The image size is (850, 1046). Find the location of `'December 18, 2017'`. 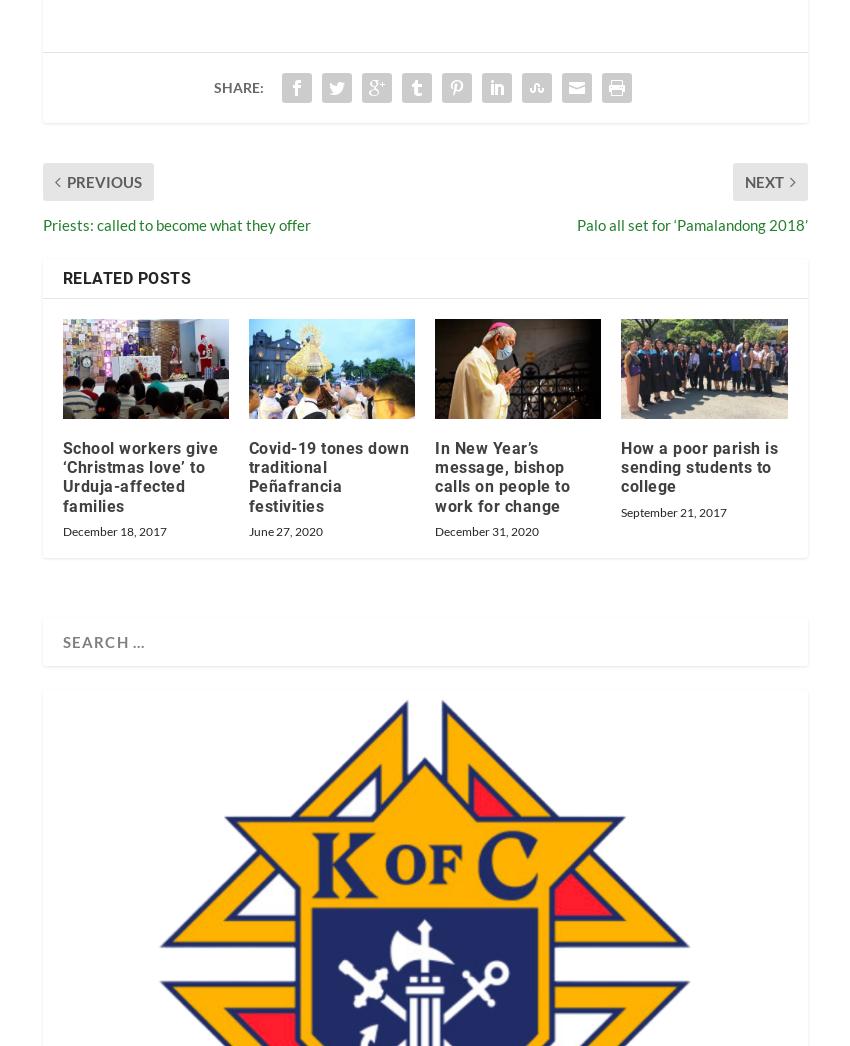

'December 18, 2017' is located at coordinates (112, 529).